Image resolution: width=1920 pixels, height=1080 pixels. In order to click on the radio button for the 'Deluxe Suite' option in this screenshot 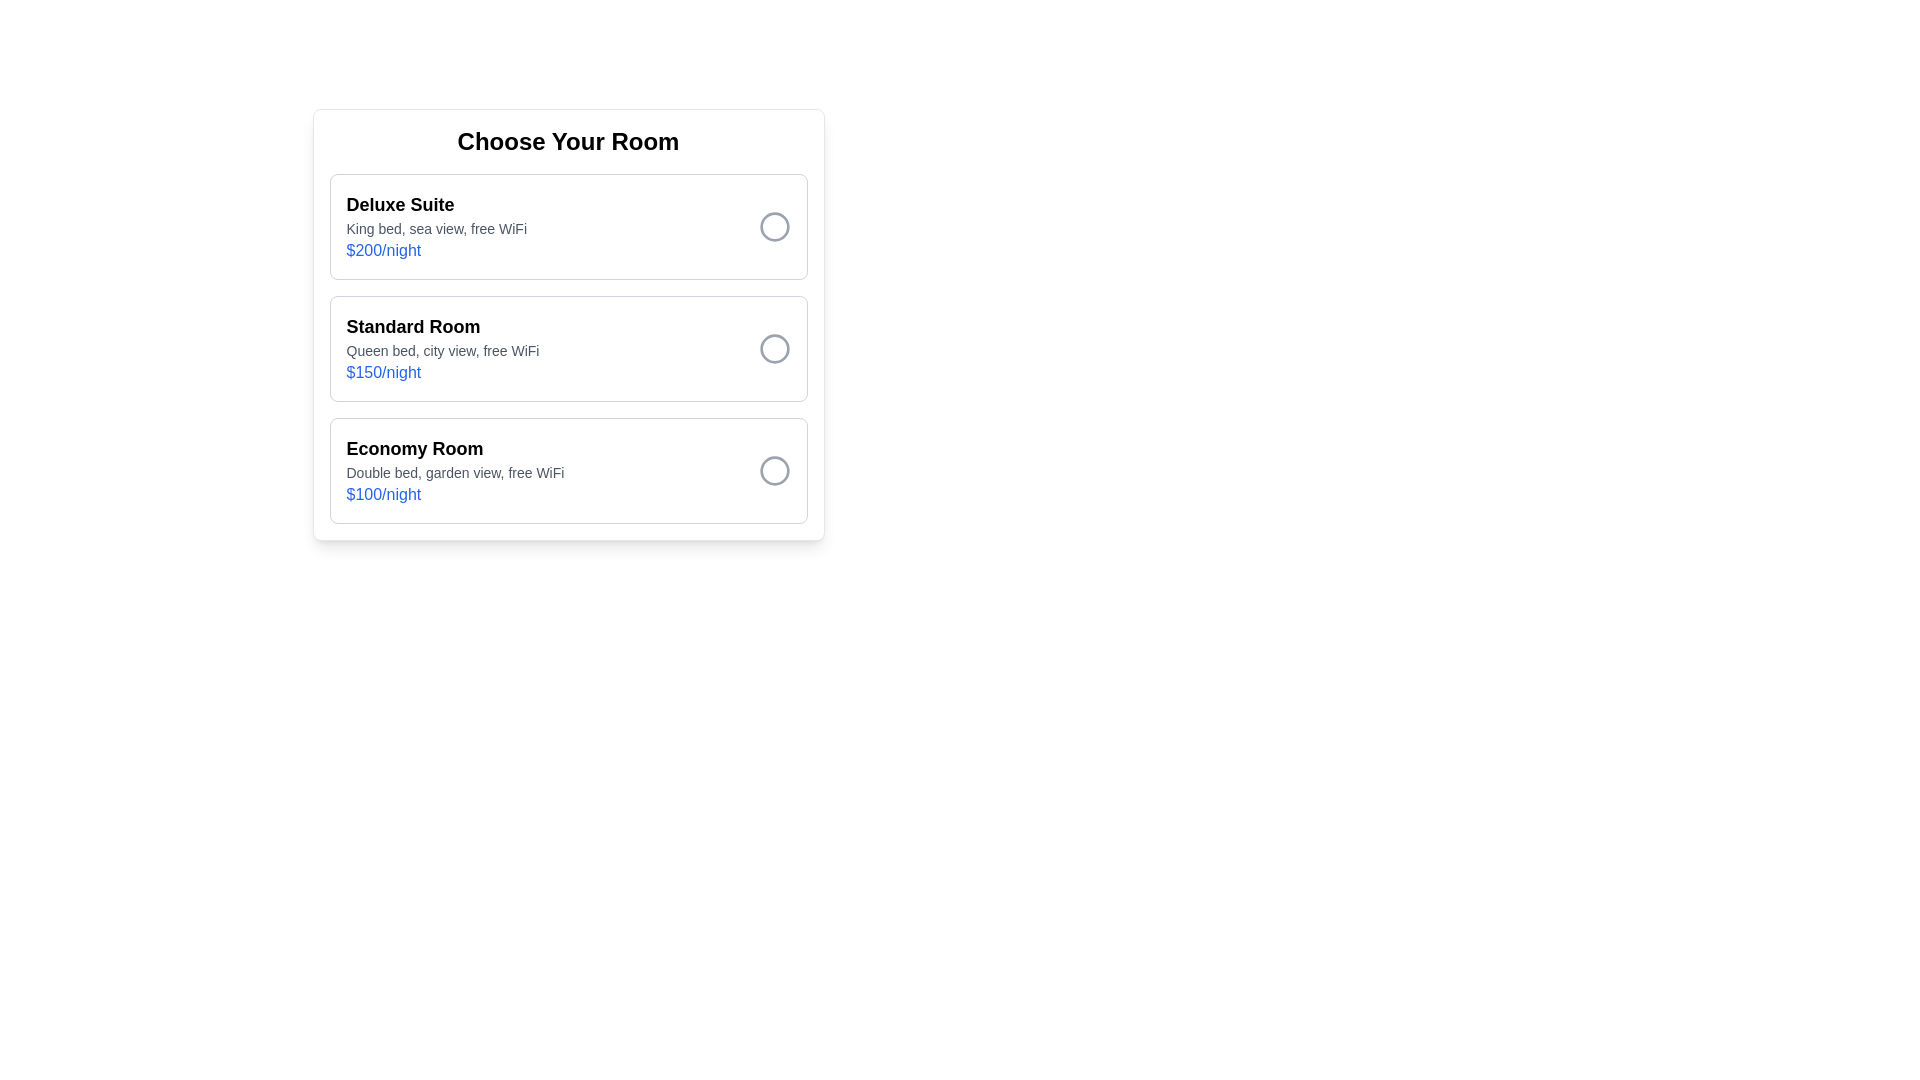, I will do `click(773, 226)`.